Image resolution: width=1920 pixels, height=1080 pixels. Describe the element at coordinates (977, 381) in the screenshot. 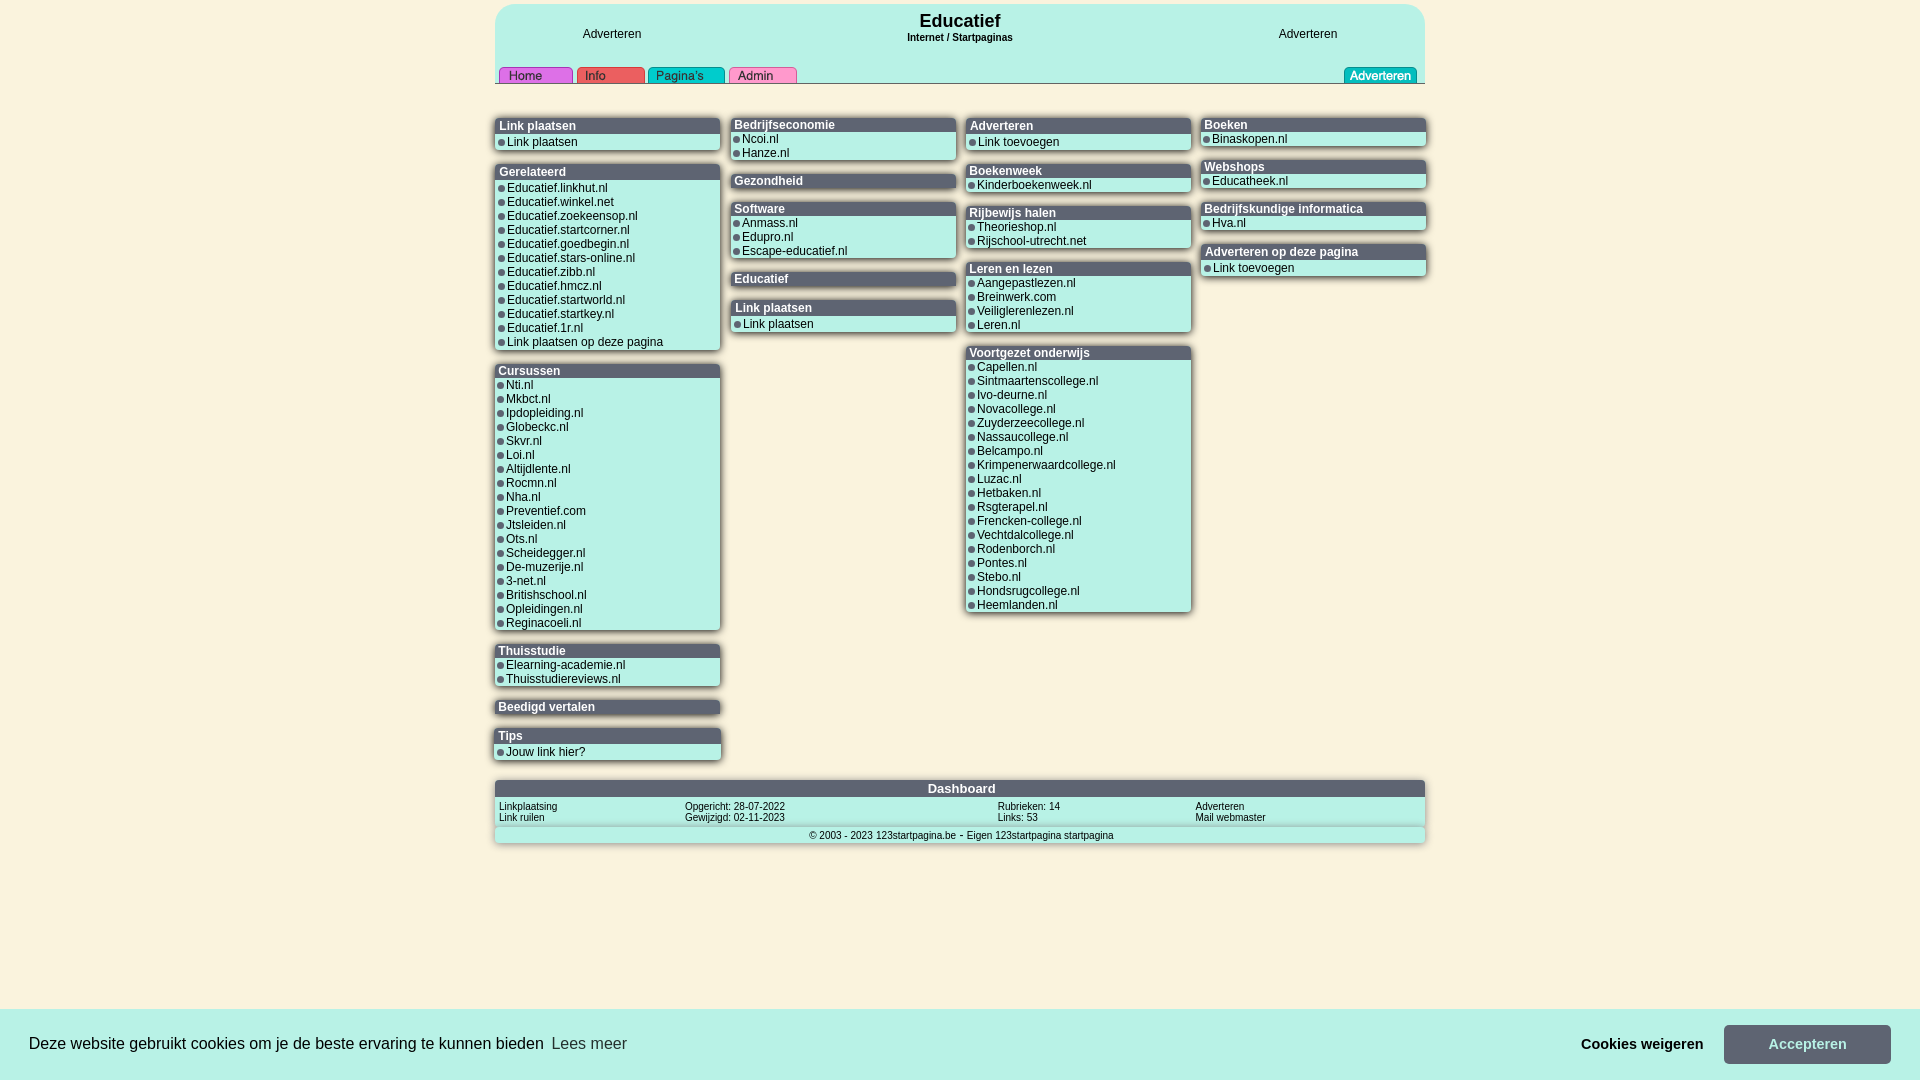

I see `'Sintmaartenscollege.nl'` at that location.